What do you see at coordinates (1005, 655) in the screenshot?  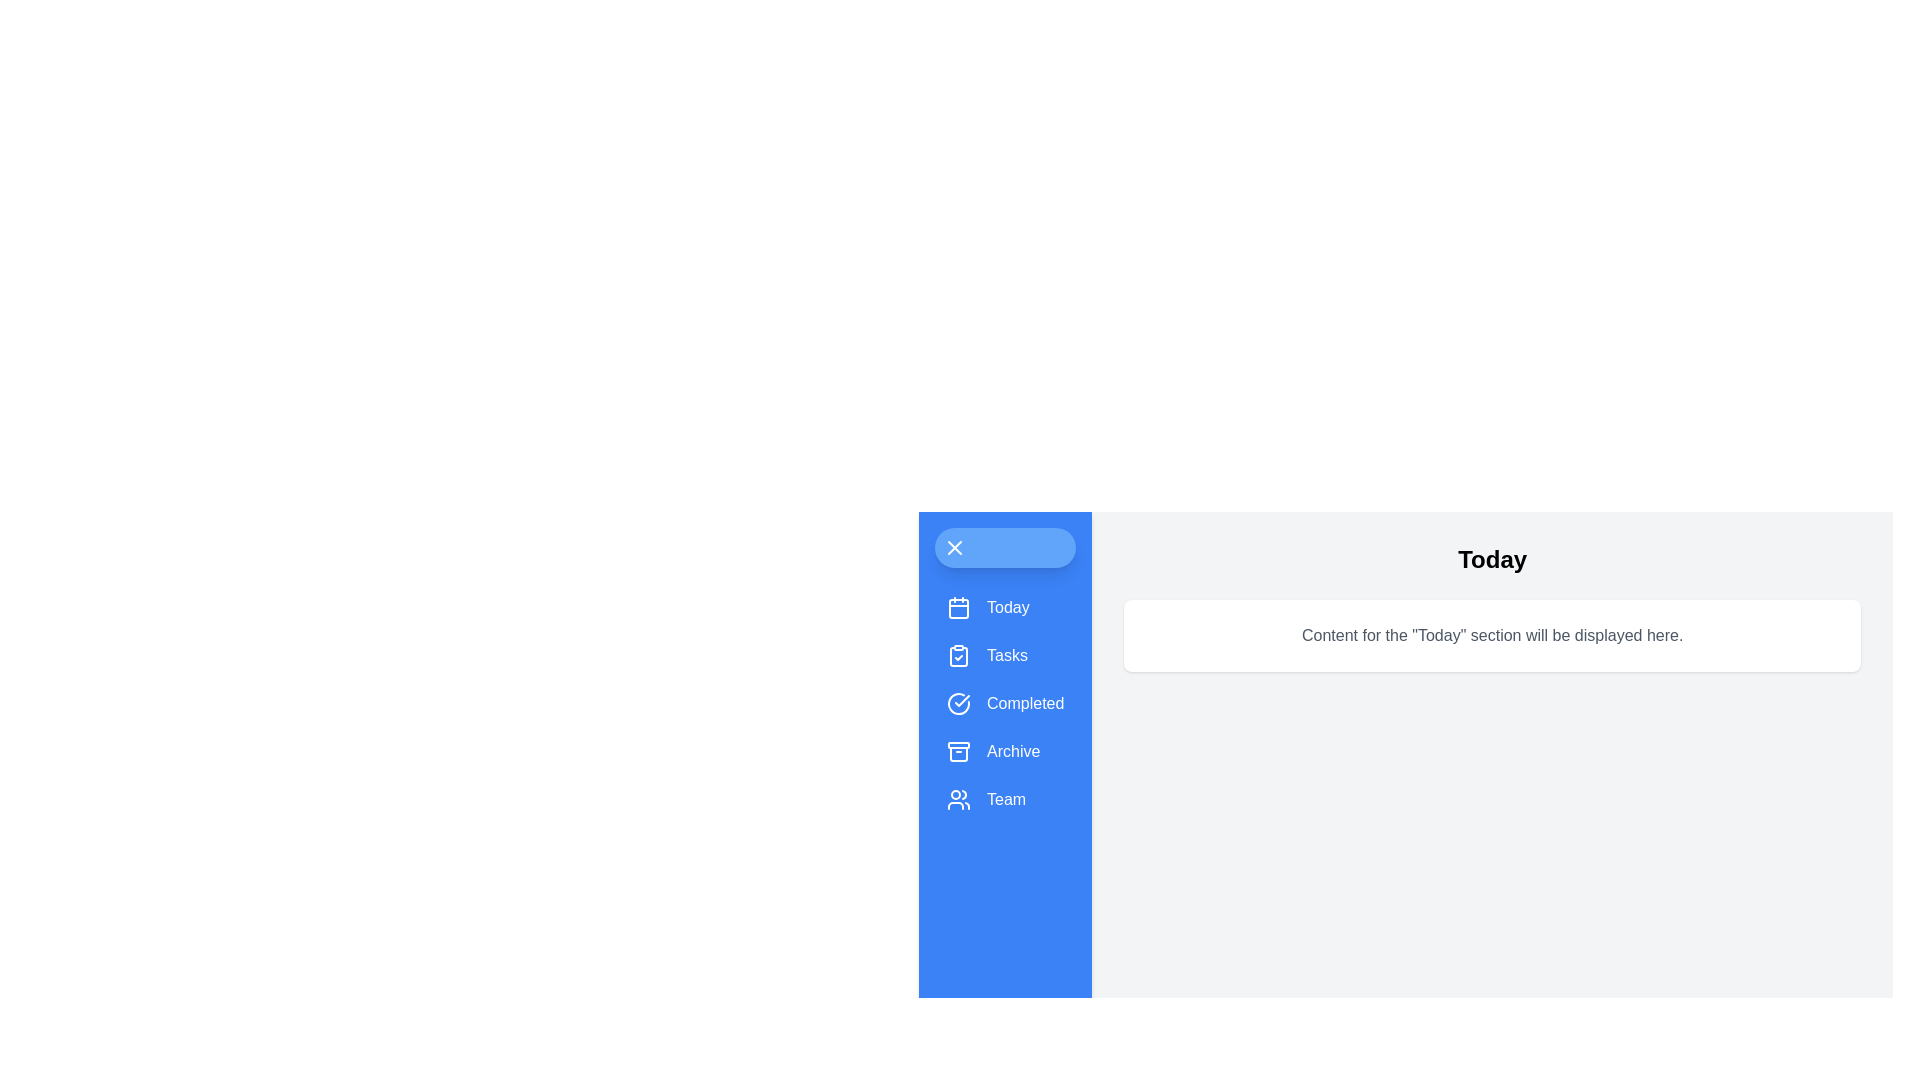 I see `the tab labeled Tasks from the side menu` at bounding box center [1005, 655].